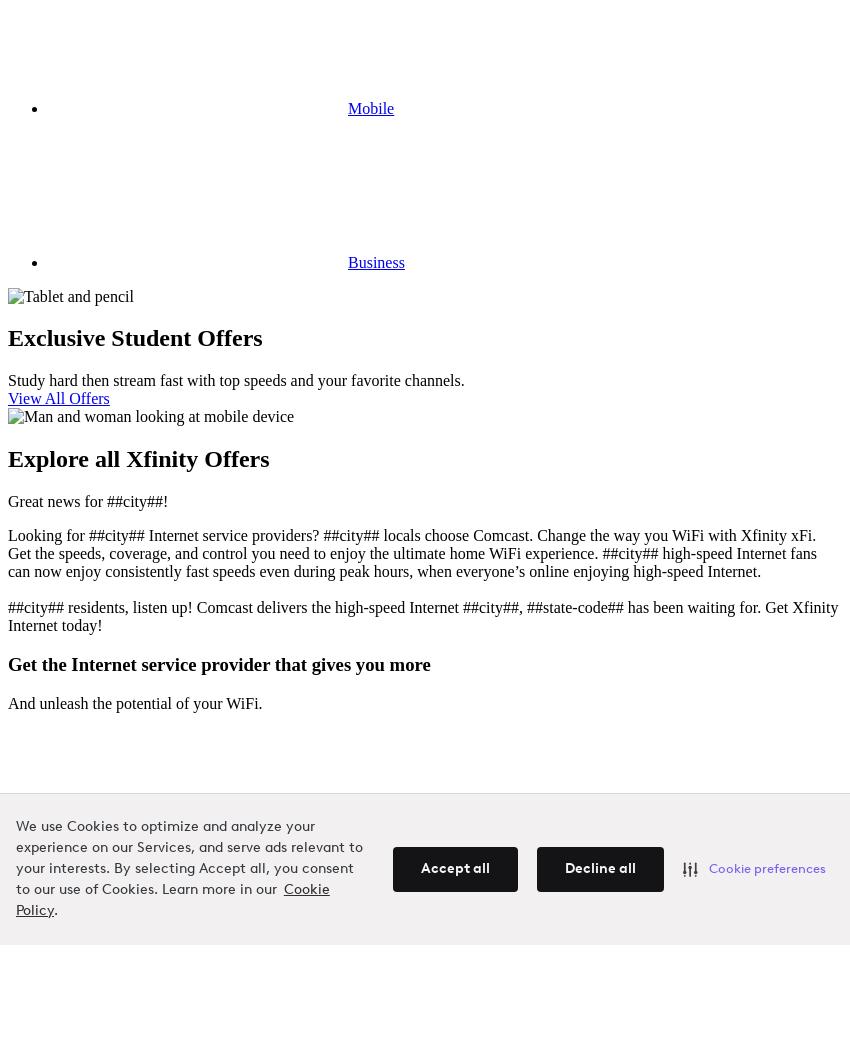  Describe the element at coordinates (6, 662) in the screenshot. I see `'Get the Internet service provider that gives you more'` at that location.